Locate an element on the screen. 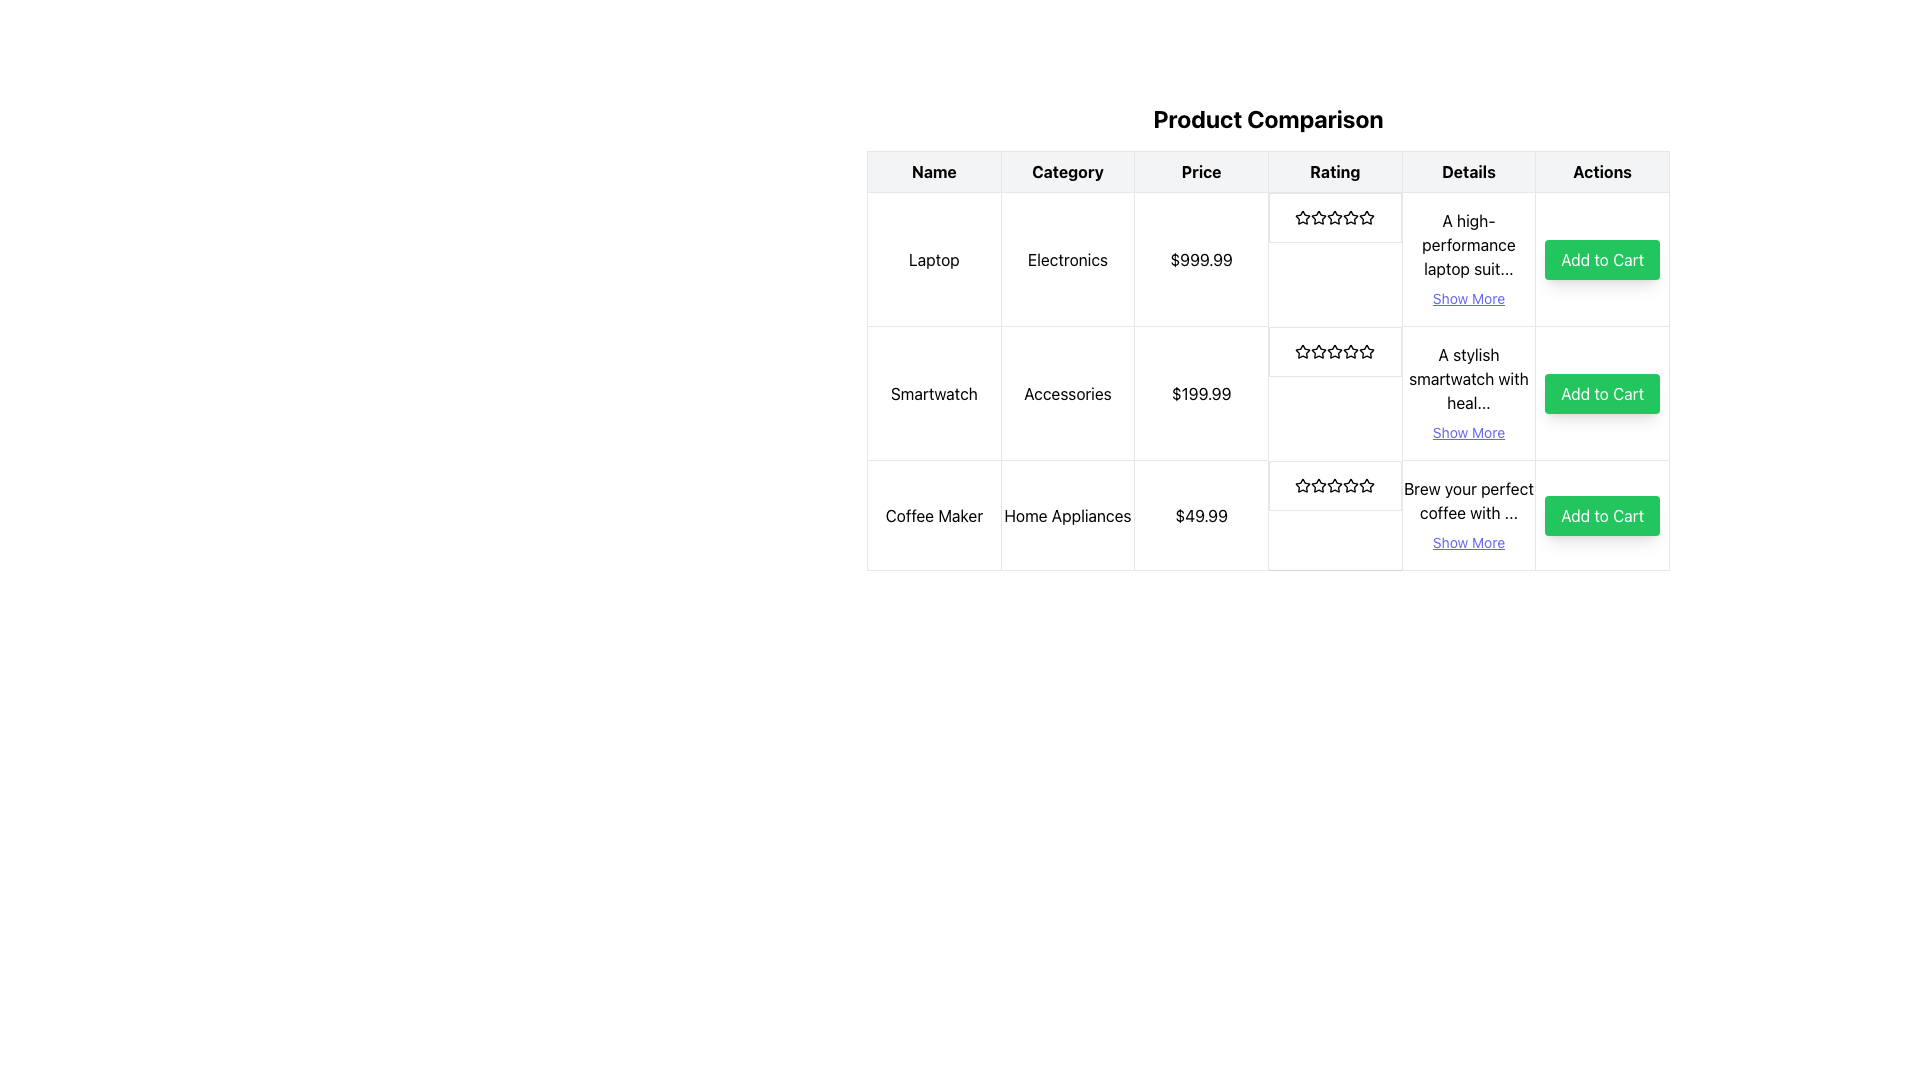 The image size is (1920, 1080). the star rating display in the 'Rating' column of the second row labeled 'Smartwatch' in the 'Product Comparison' table is located at coordinates (1267, 381).